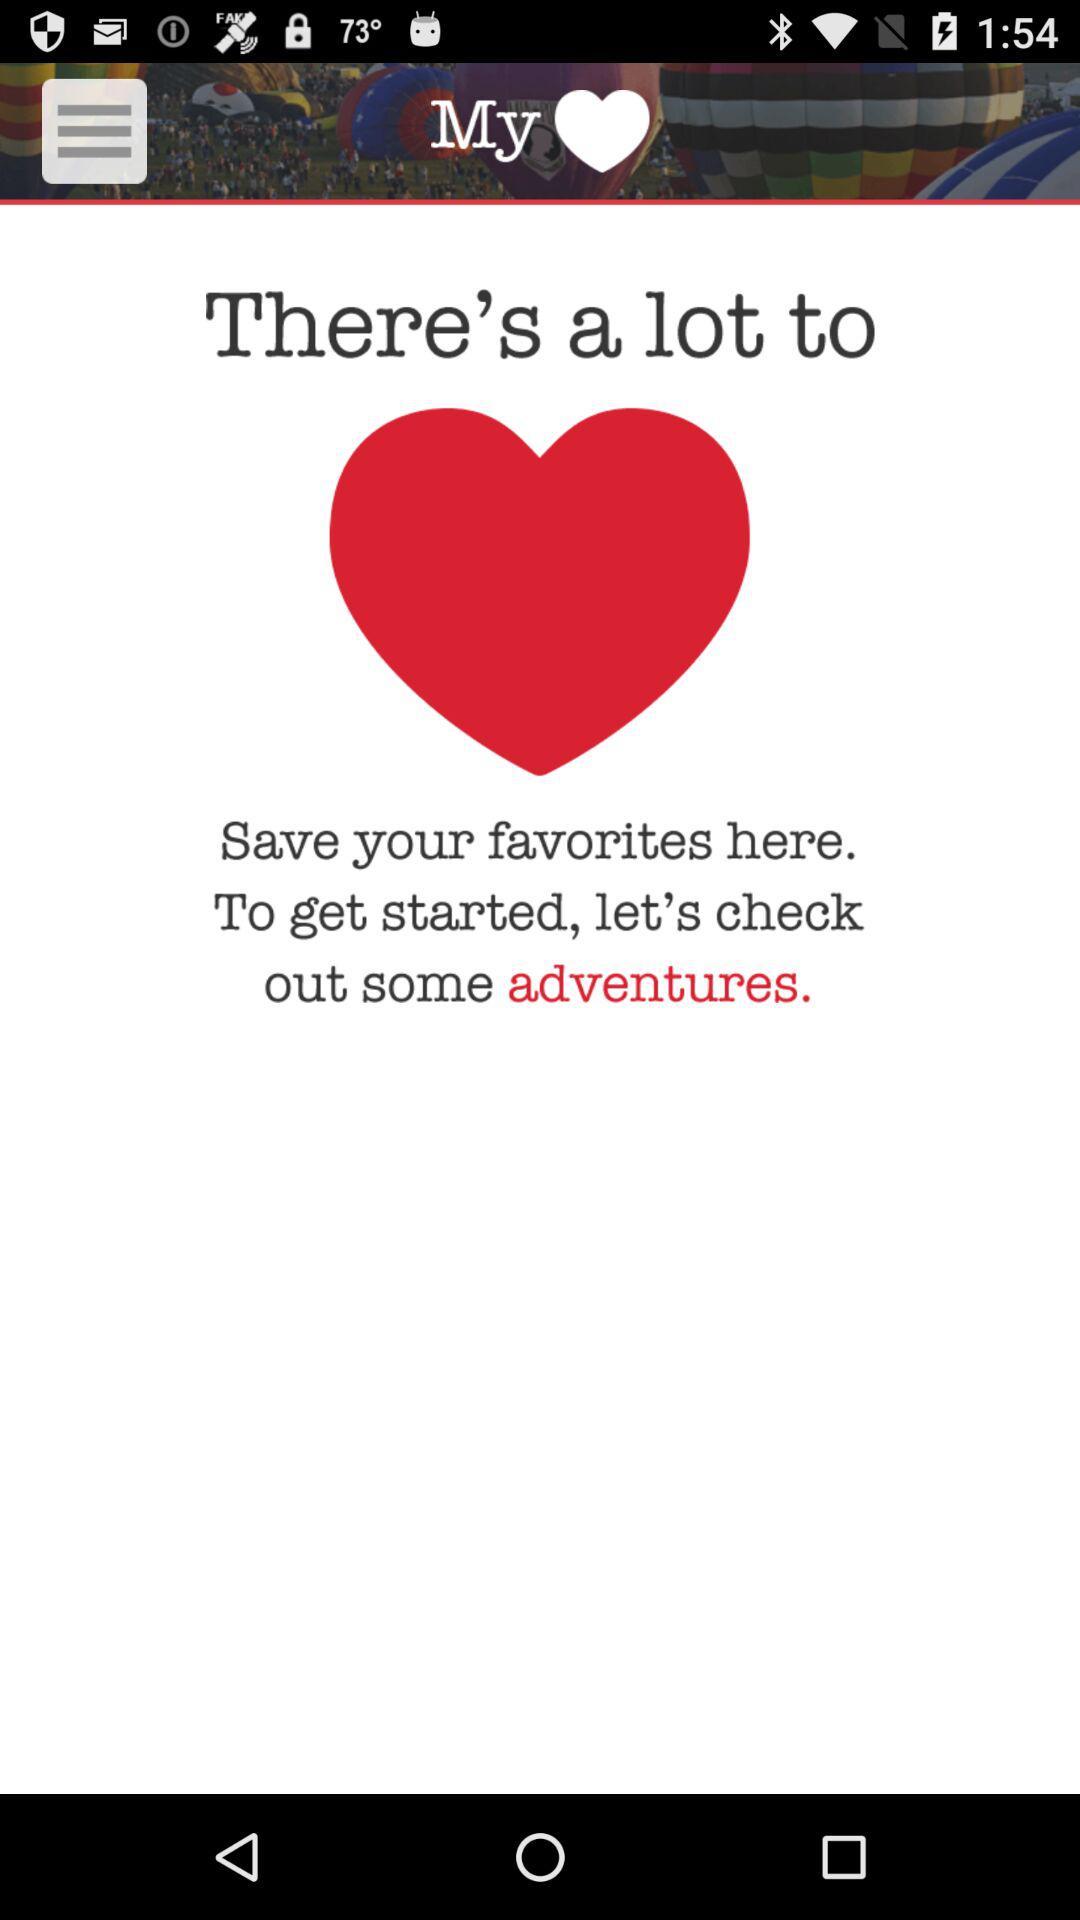 The image size is (1080, 1920). What do you see at coordinates (94, 130) in the screenshot?
I see `menu` at bounding box center [94, 130].